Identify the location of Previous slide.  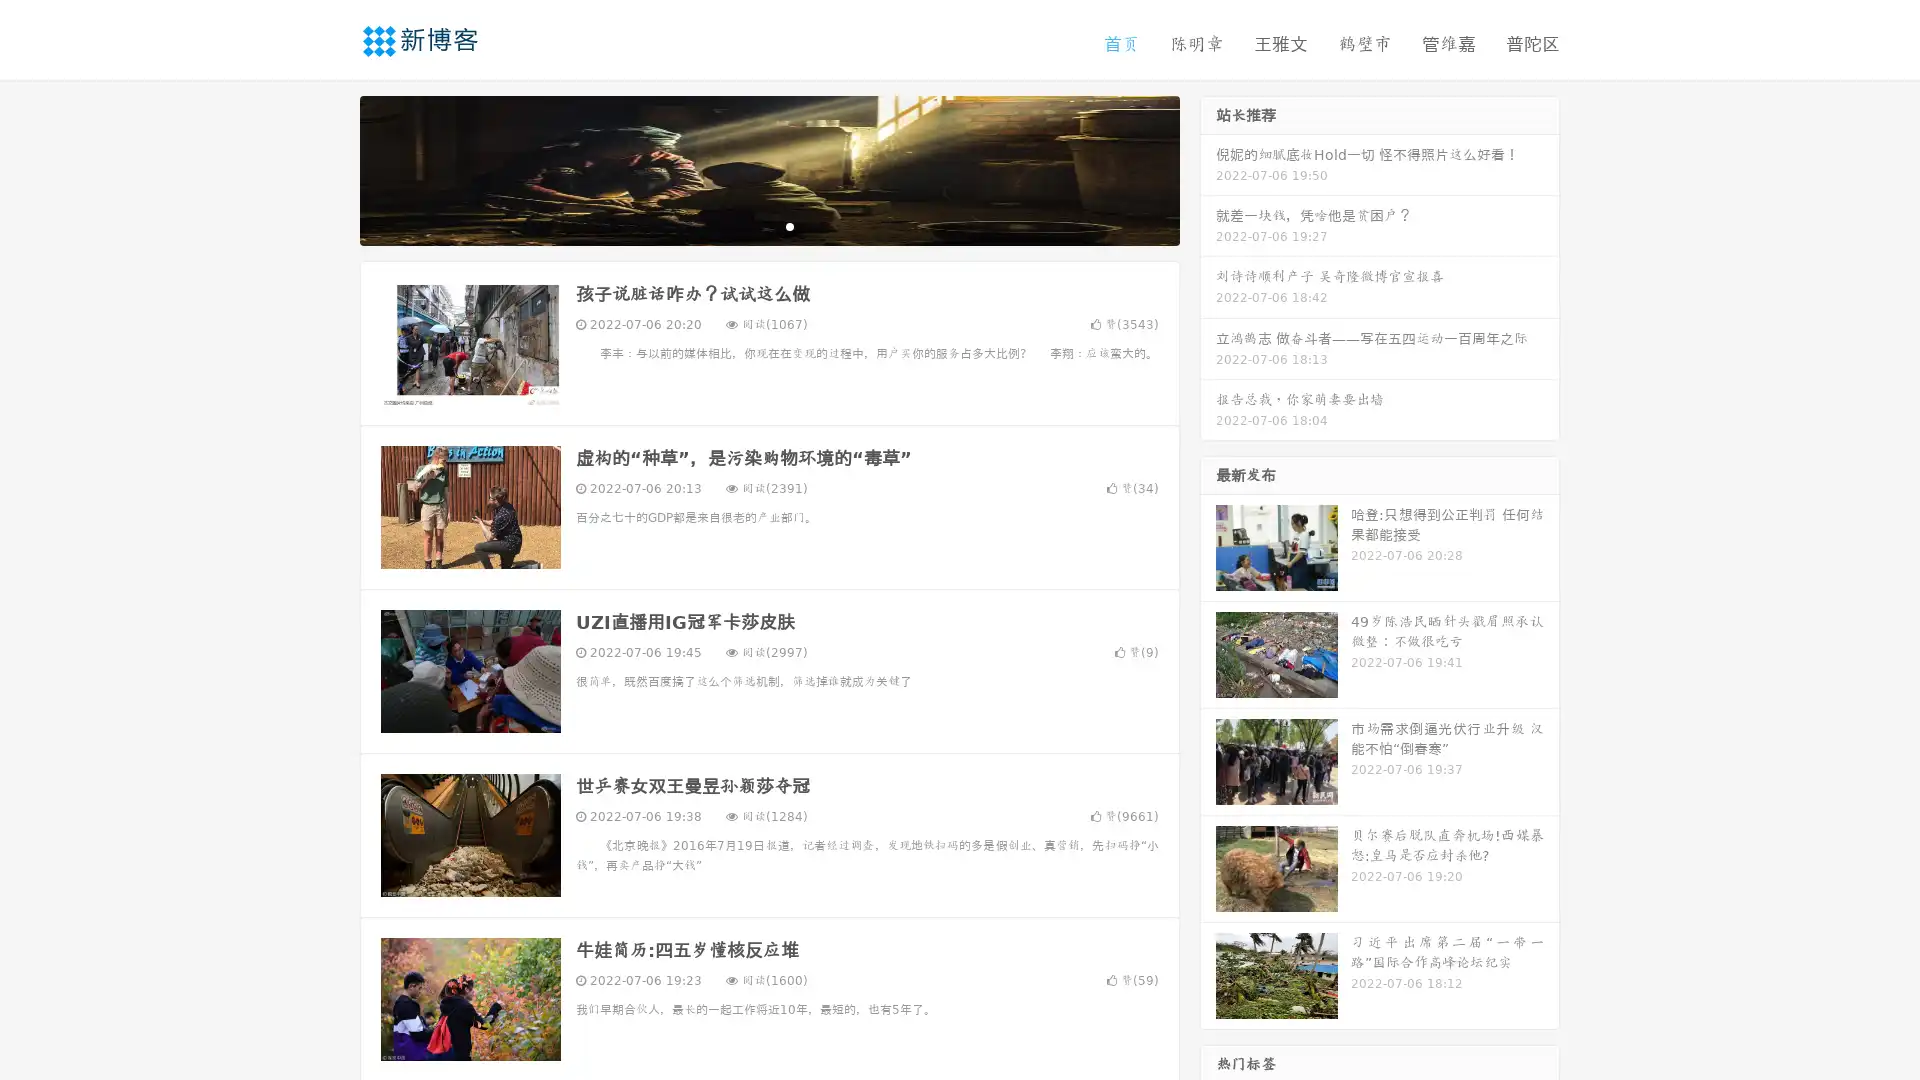
(330, 168).